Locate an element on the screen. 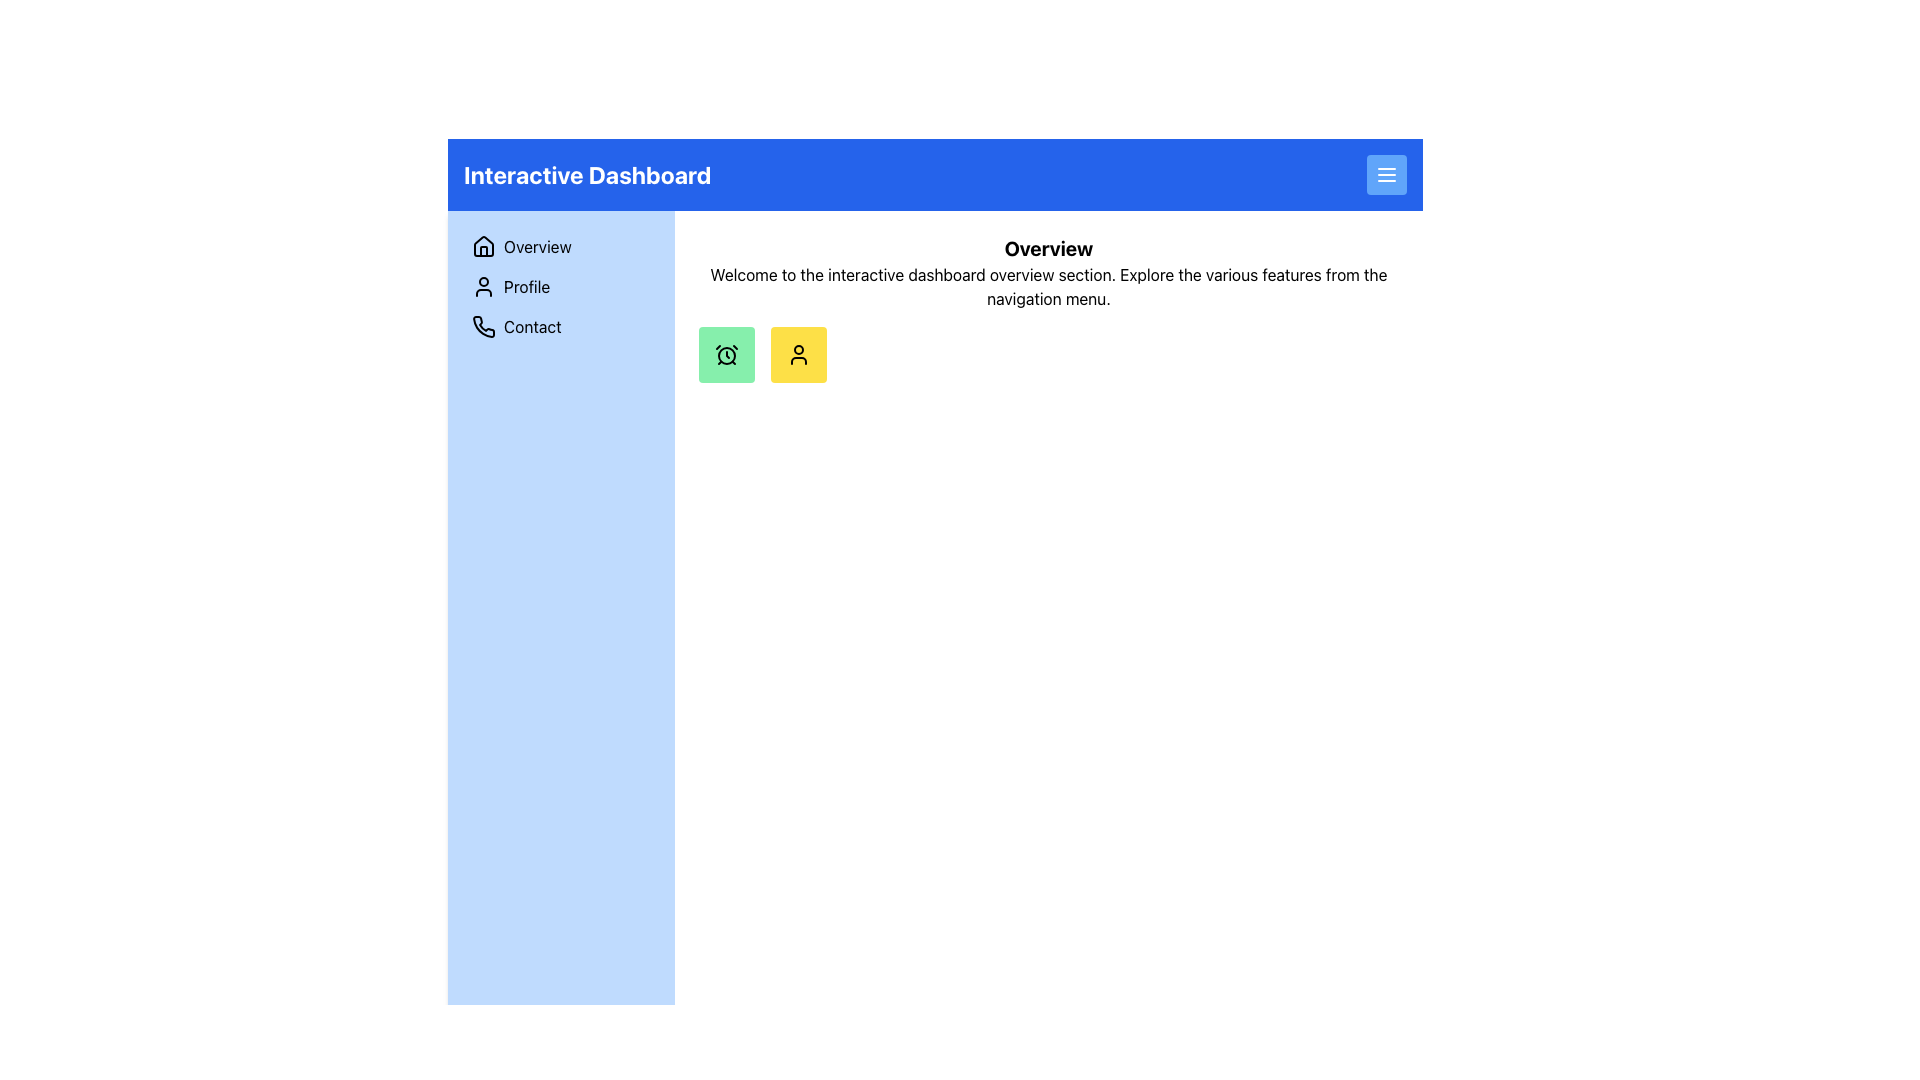 This screenshot has height=1080, width=1920. the Text Block that provides an introductory message about the interactive dashboard, located directly beneath the 'Overview' heading is located at coordinates (1047, 286).